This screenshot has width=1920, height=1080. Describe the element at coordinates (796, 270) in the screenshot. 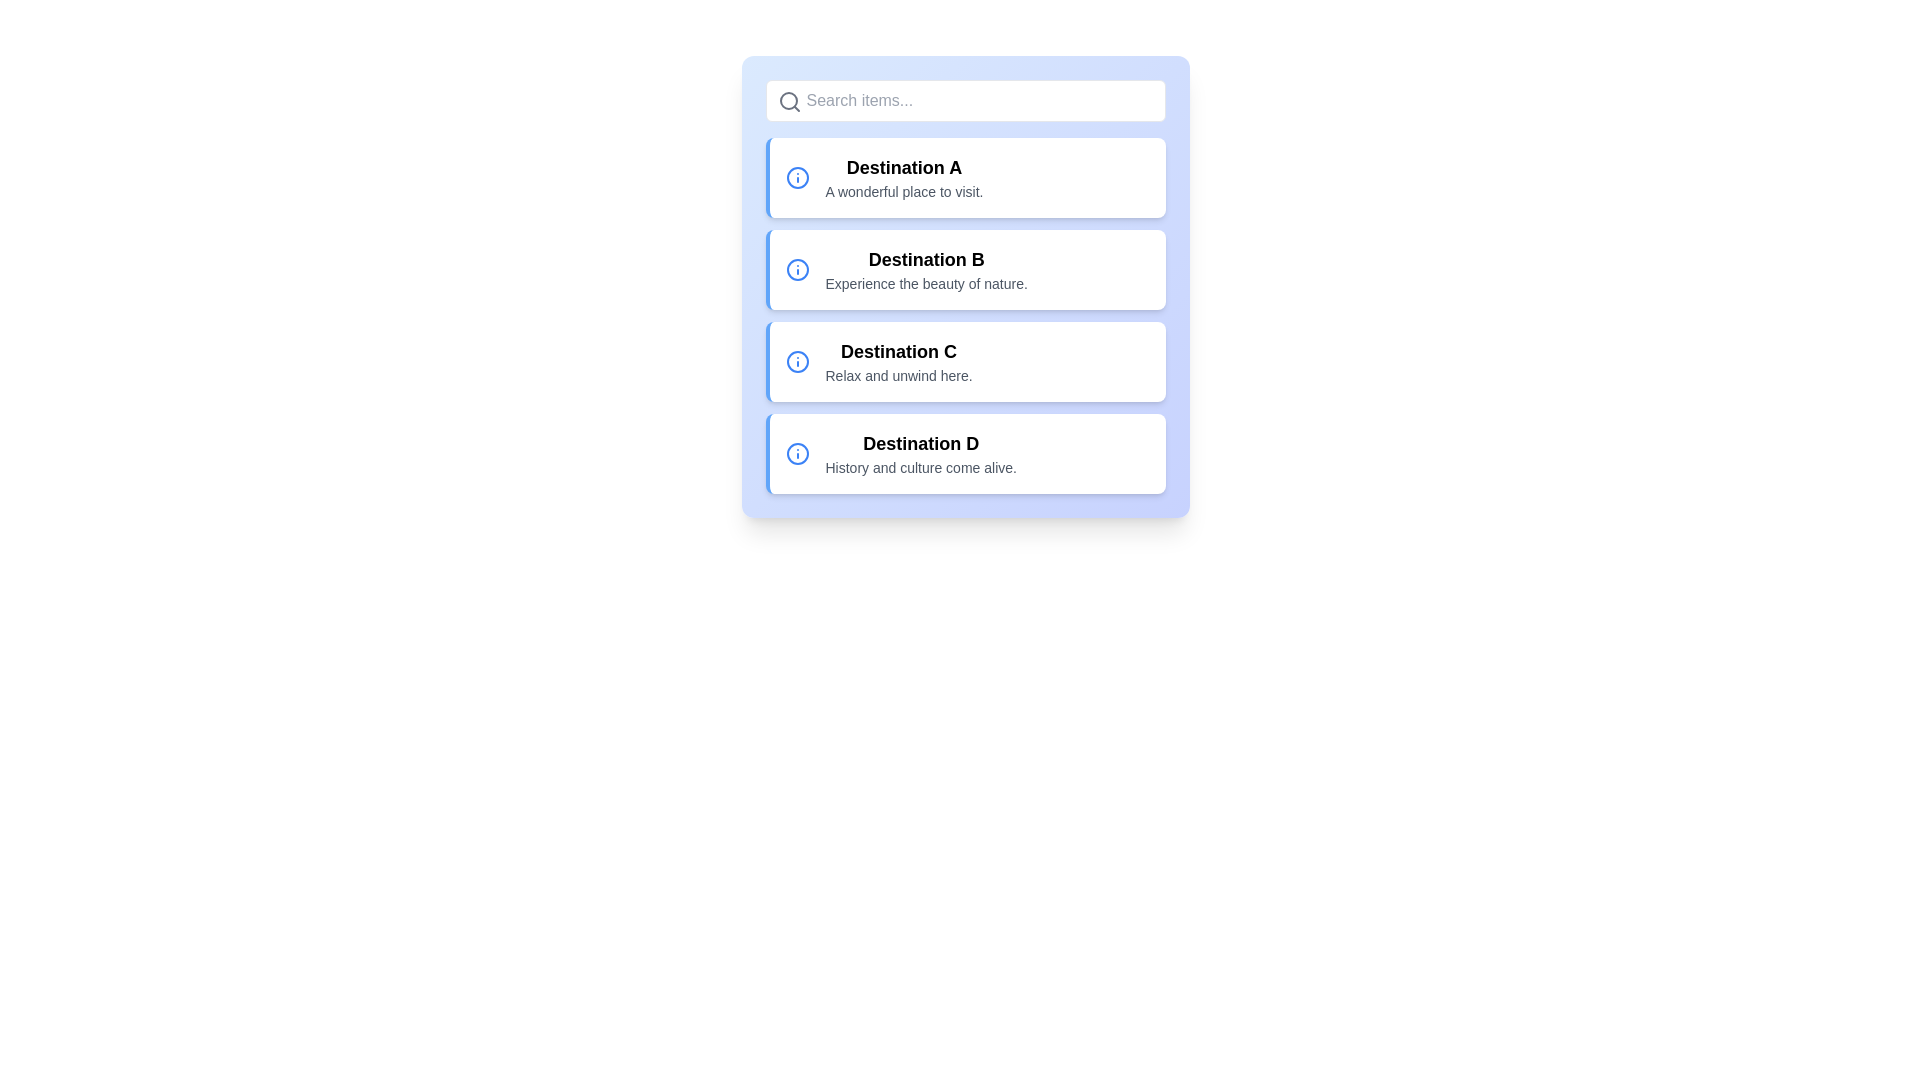

I see `the information icon located to the left of the 'Destination B' text in the second item of the vertical list` at that location.